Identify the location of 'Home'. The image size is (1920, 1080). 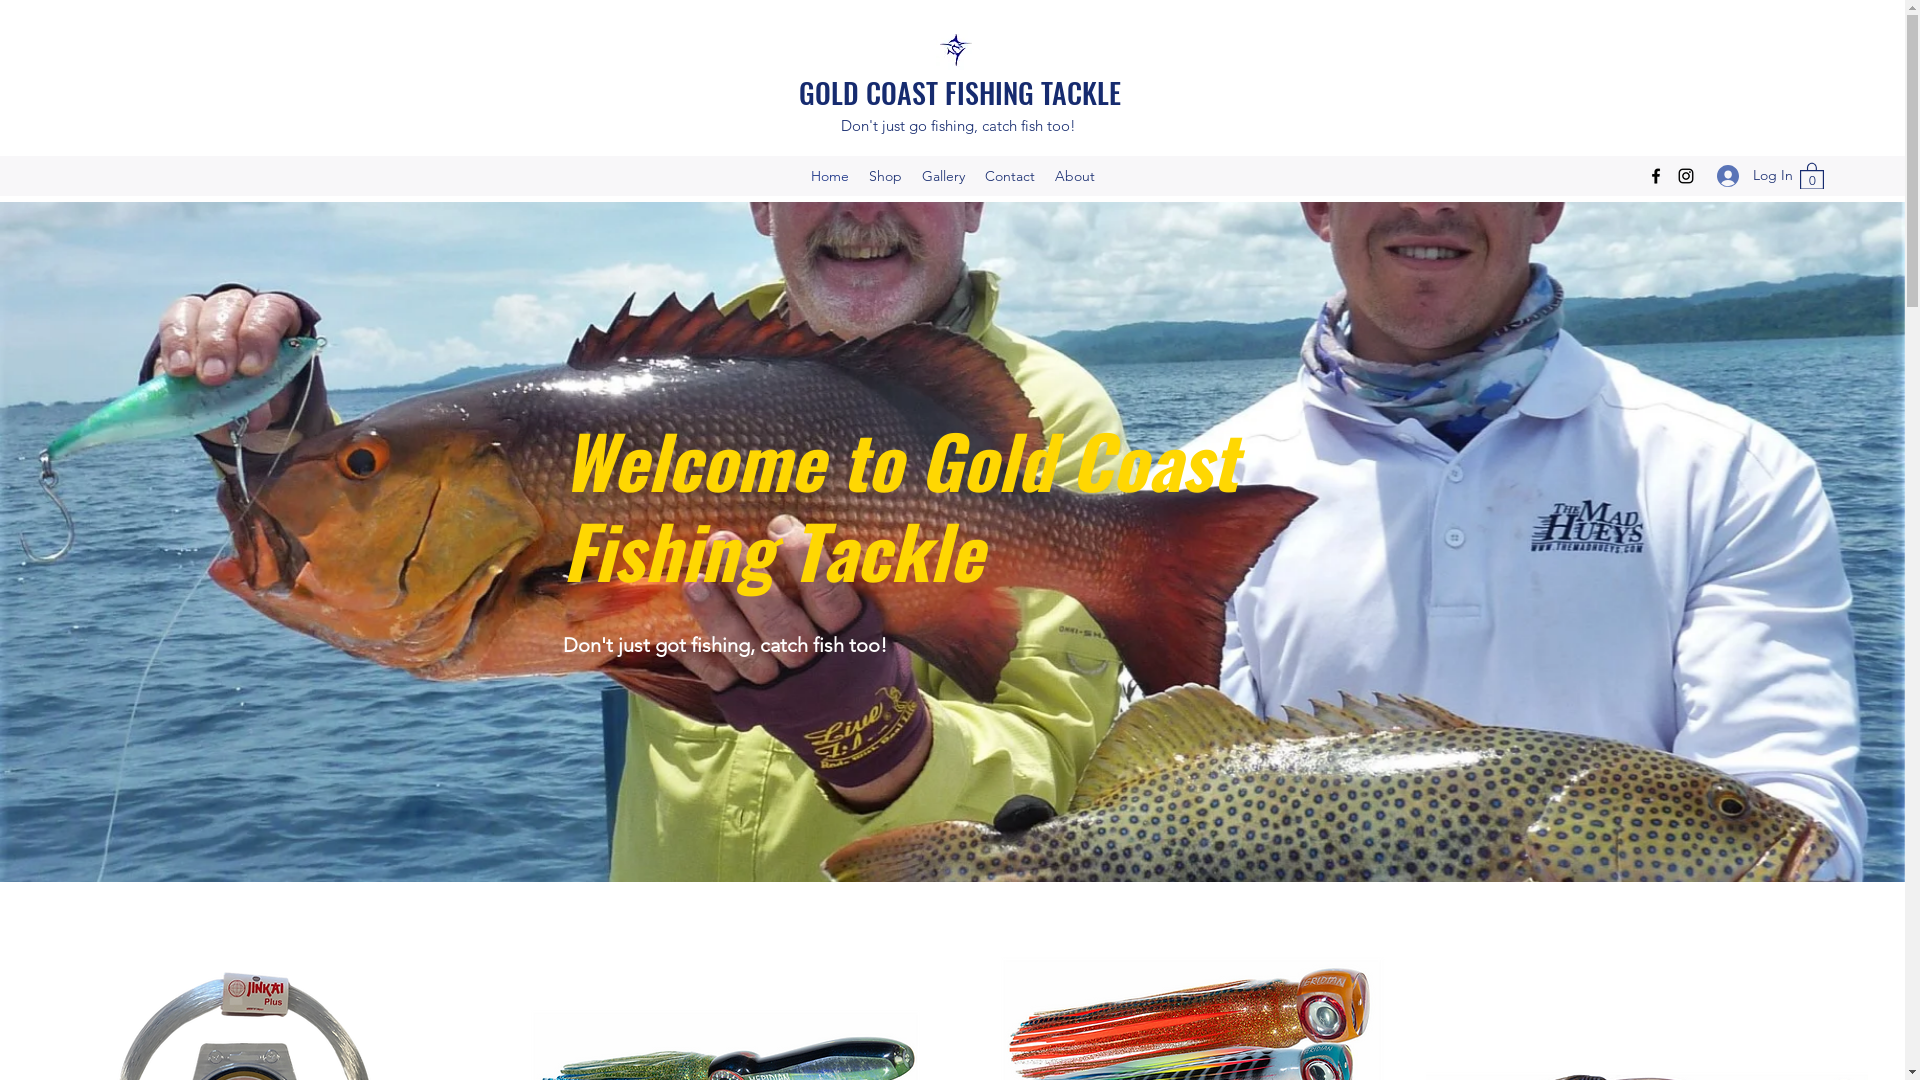
(829, 175).